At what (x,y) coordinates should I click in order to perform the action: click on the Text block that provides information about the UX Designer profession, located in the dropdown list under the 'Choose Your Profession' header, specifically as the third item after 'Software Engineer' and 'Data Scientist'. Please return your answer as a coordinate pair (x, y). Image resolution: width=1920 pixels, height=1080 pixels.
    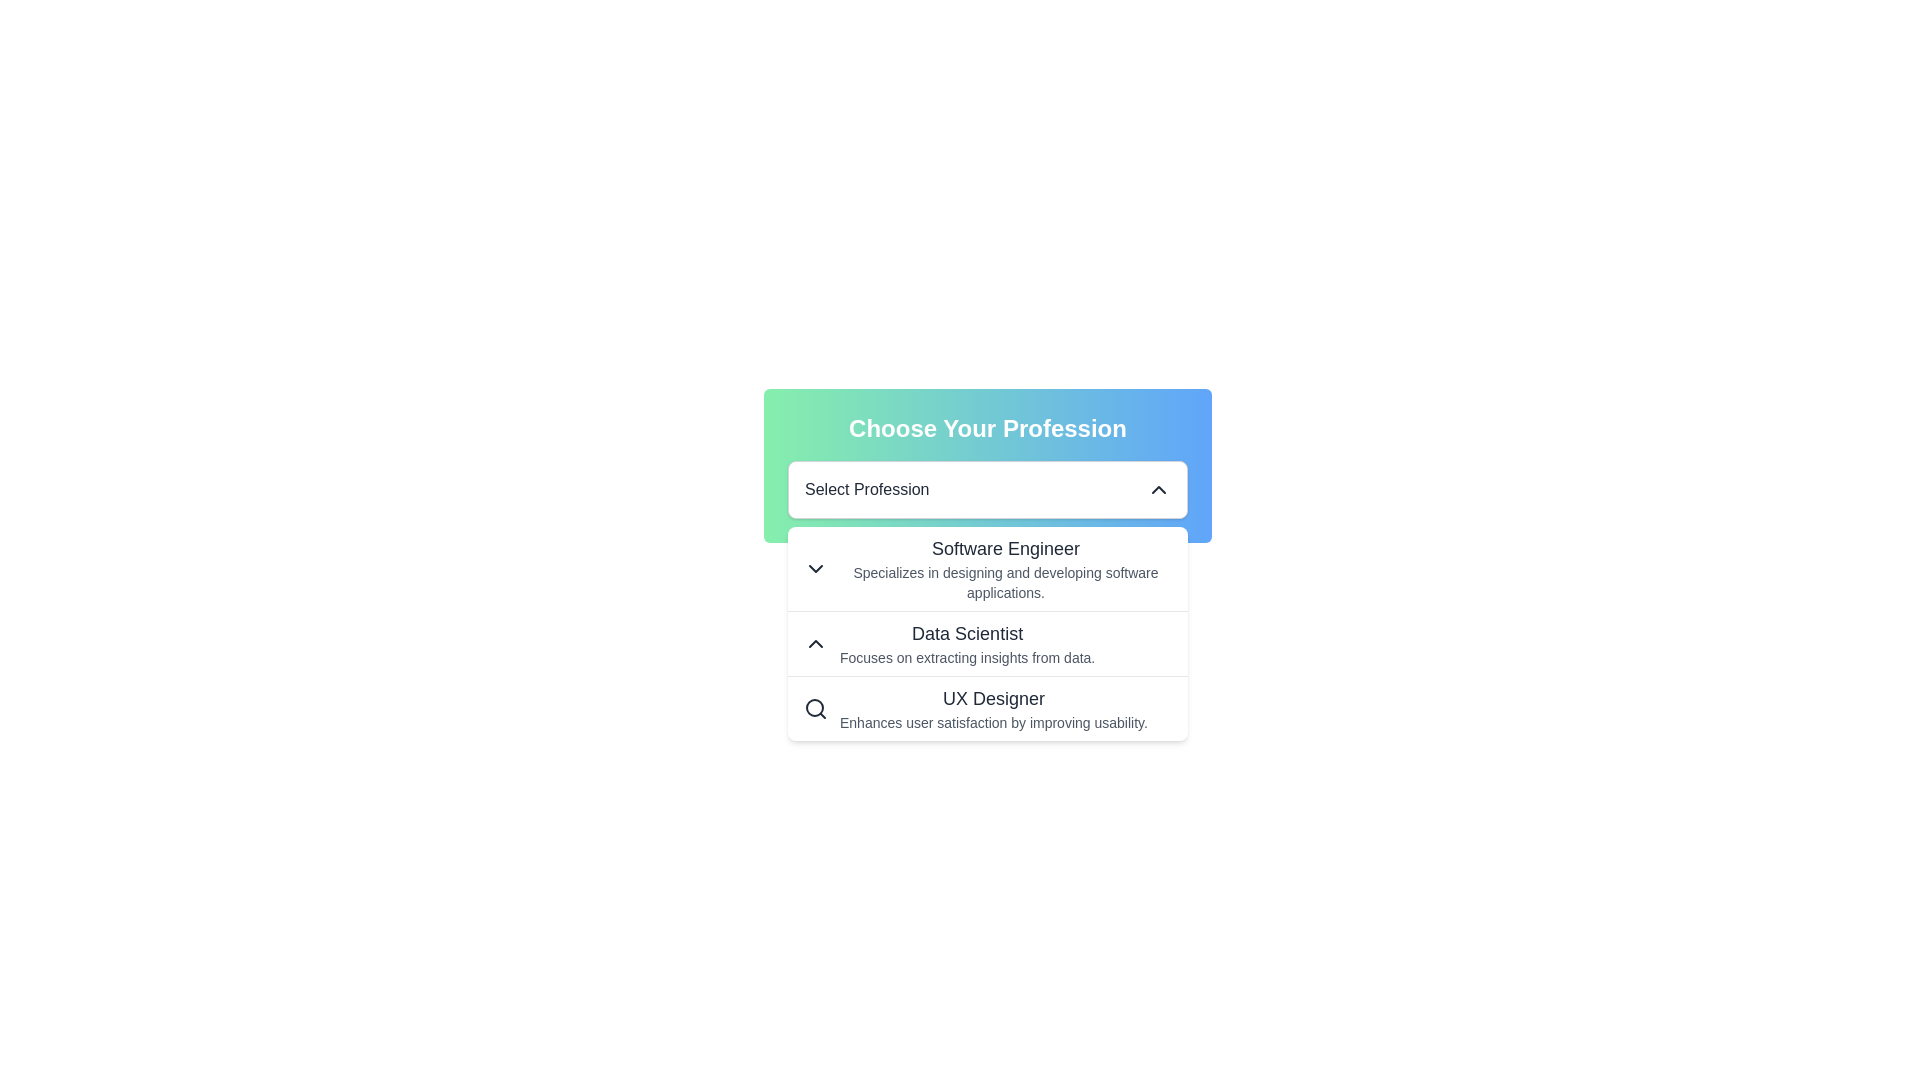
    Looking at the image, I should click on (993, 708).